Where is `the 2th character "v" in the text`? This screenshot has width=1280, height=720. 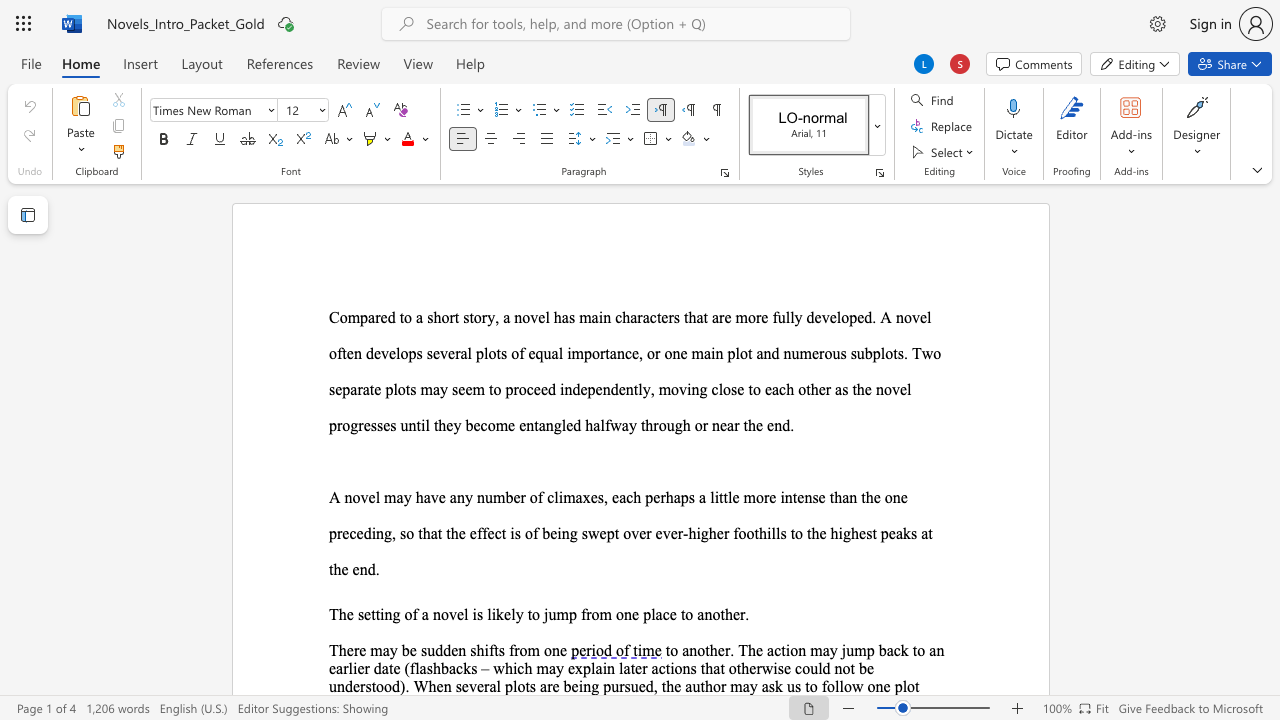
the 2th character "v" in the text is located at coordinates (433, 496).